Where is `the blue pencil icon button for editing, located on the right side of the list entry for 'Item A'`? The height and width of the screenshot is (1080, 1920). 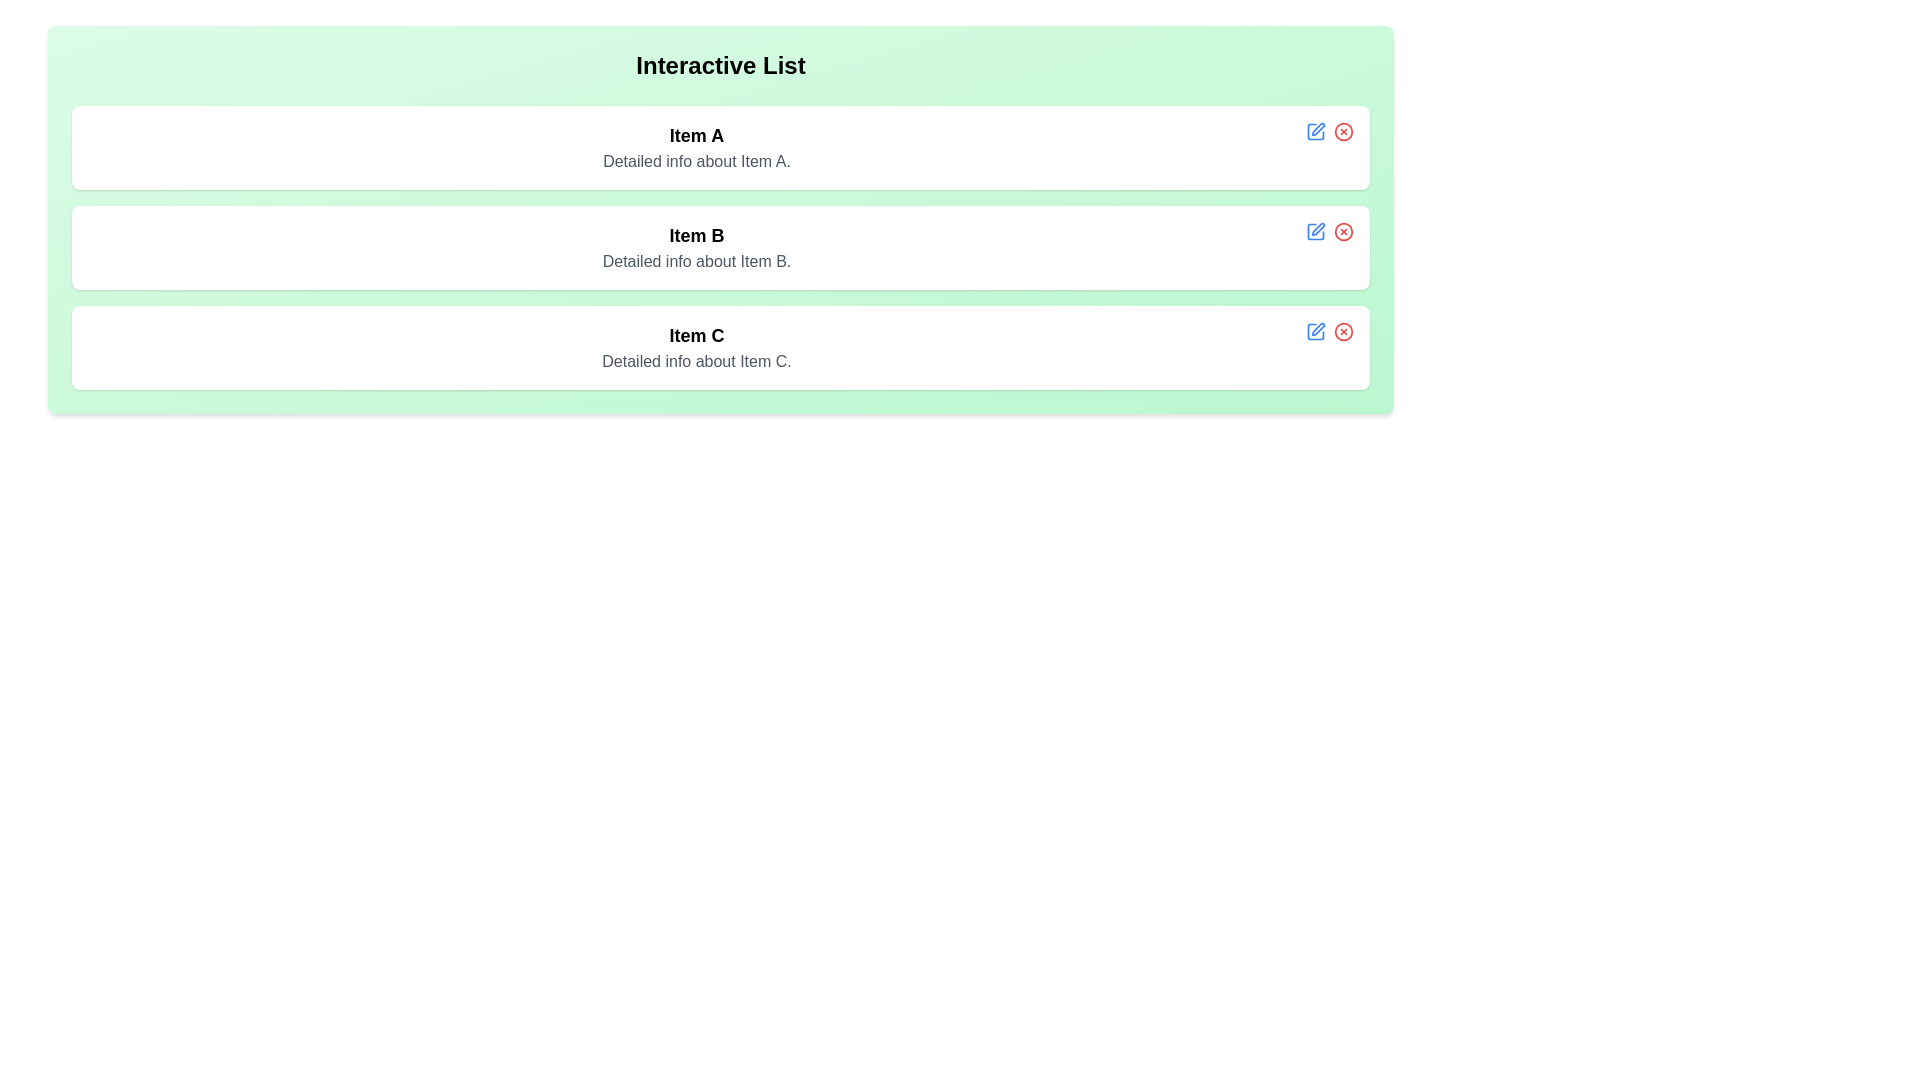
the blue pencil icon button for editing, located on the right side of the list entry for 'Item A' is located at coordinates (1315, 131).